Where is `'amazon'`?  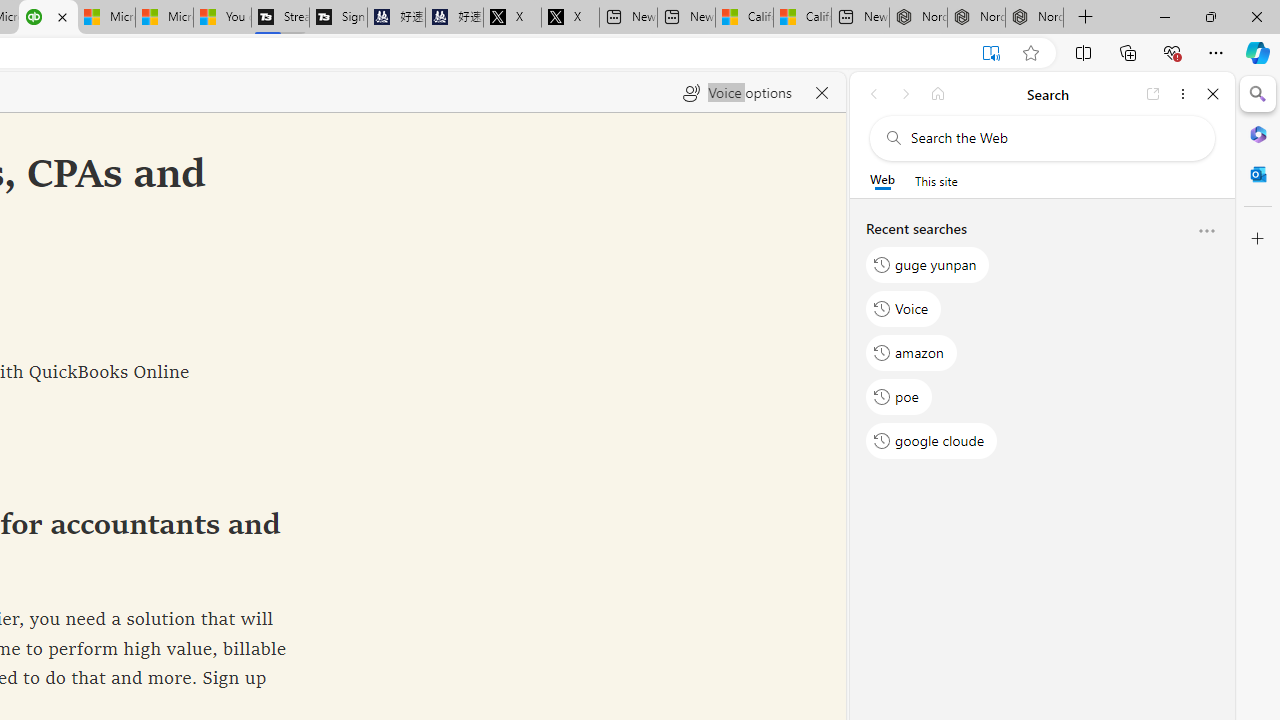 'amazon' is located at coordinates (911, 351).